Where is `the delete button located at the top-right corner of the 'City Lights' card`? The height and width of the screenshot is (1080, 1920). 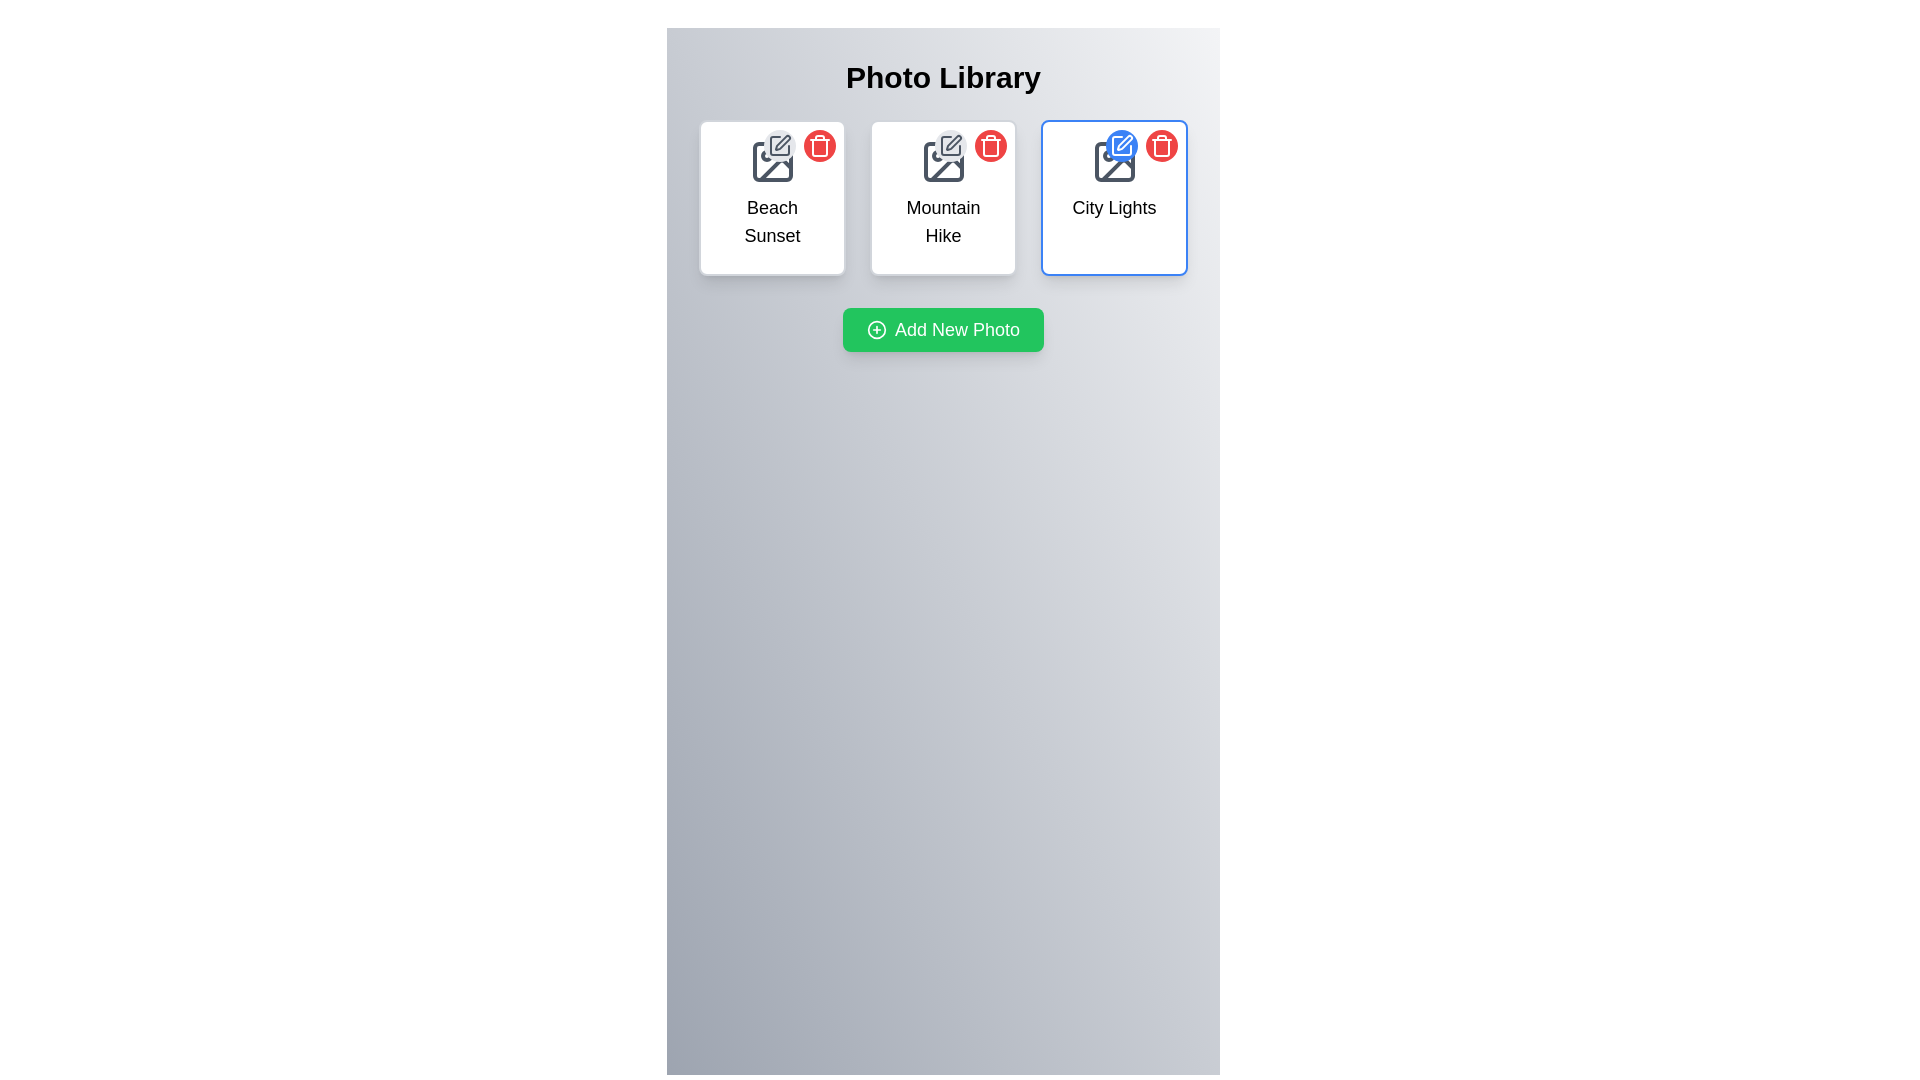 the delete button located at the top-right corner of the 'City Lights' card is located at coordinates (1161, 145).